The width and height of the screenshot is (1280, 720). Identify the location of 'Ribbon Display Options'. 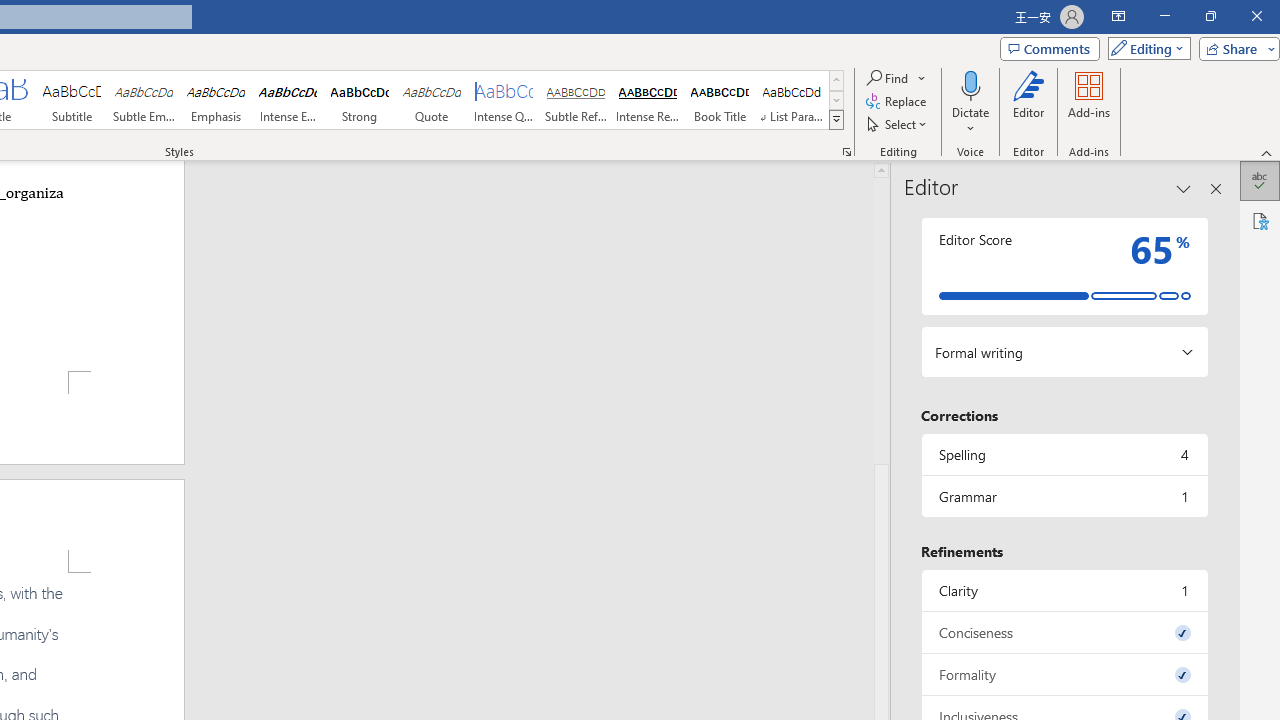
(1117, 16).